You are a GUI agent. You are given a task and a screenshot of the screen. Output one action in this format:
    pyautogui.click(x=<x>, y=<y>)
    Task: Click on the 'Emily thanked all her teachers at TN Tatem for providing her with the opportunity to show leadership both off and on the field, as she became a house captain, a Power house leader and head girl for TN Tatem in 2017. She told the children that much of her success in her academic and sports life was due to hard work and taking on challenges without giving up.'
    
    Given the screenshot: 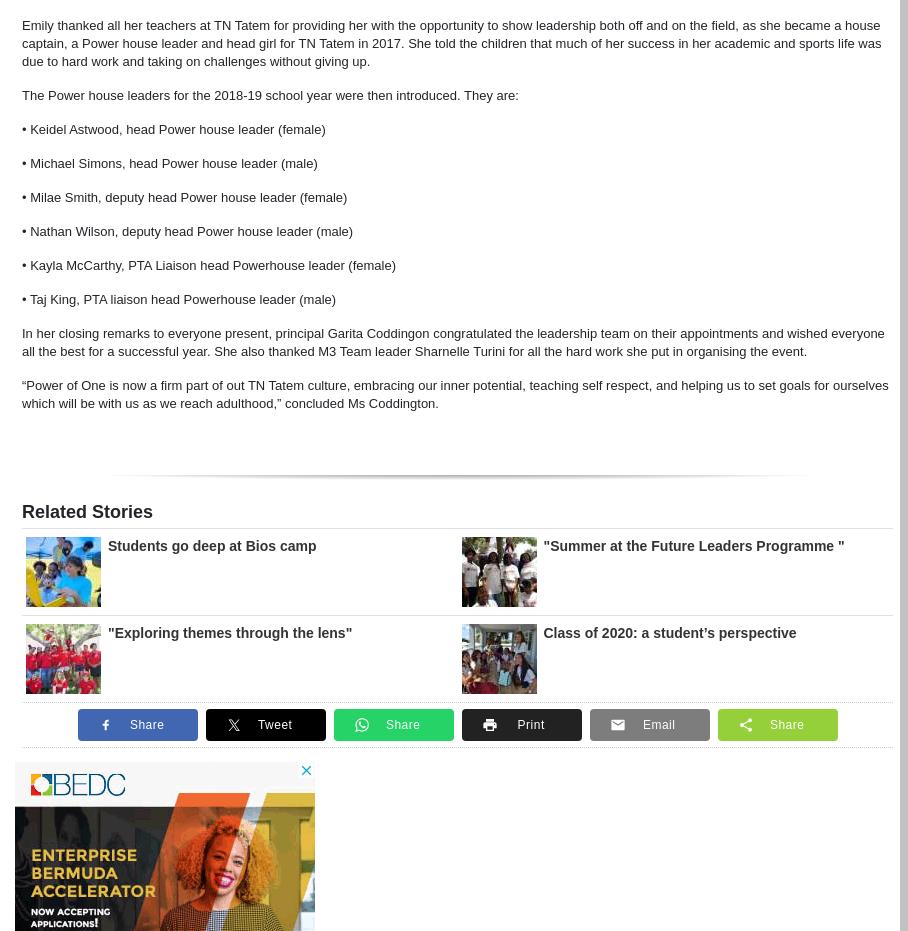 What is the action you would take?
    pyautogui.click(x=451, y=41)
    